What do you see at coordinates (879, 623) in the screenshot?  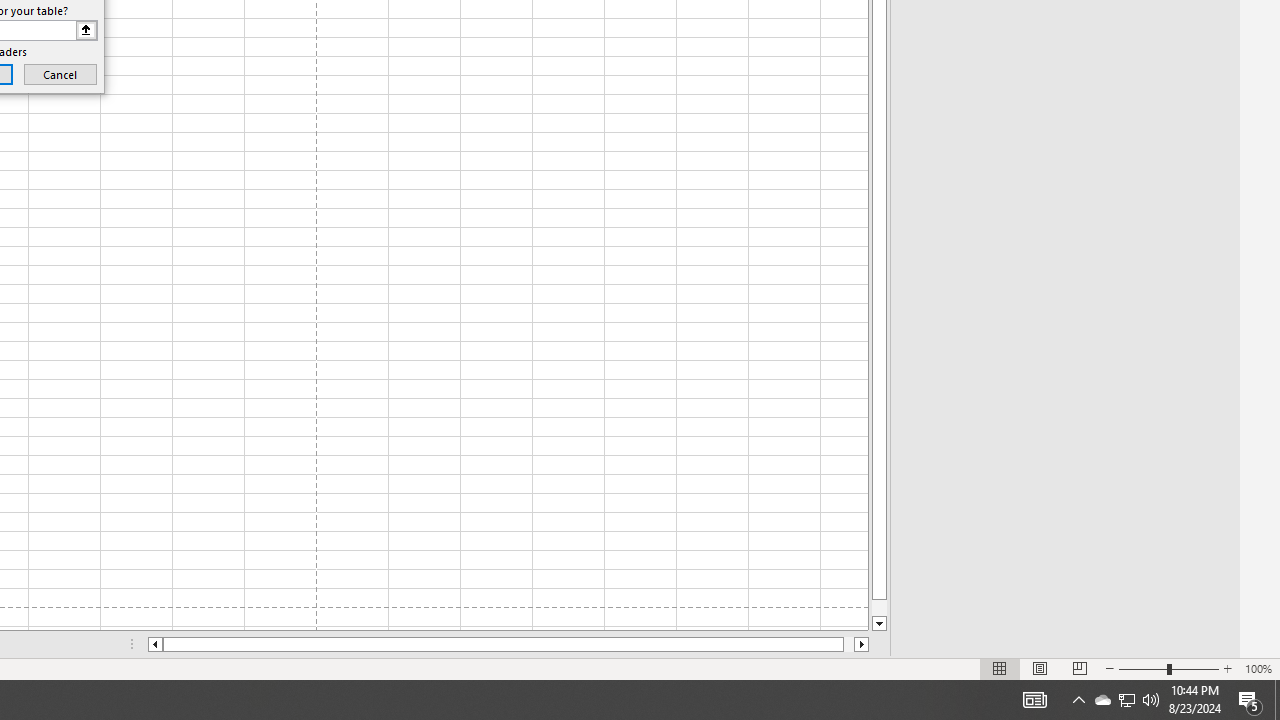 I see `'Line down'` at bounding box center [879, 623].